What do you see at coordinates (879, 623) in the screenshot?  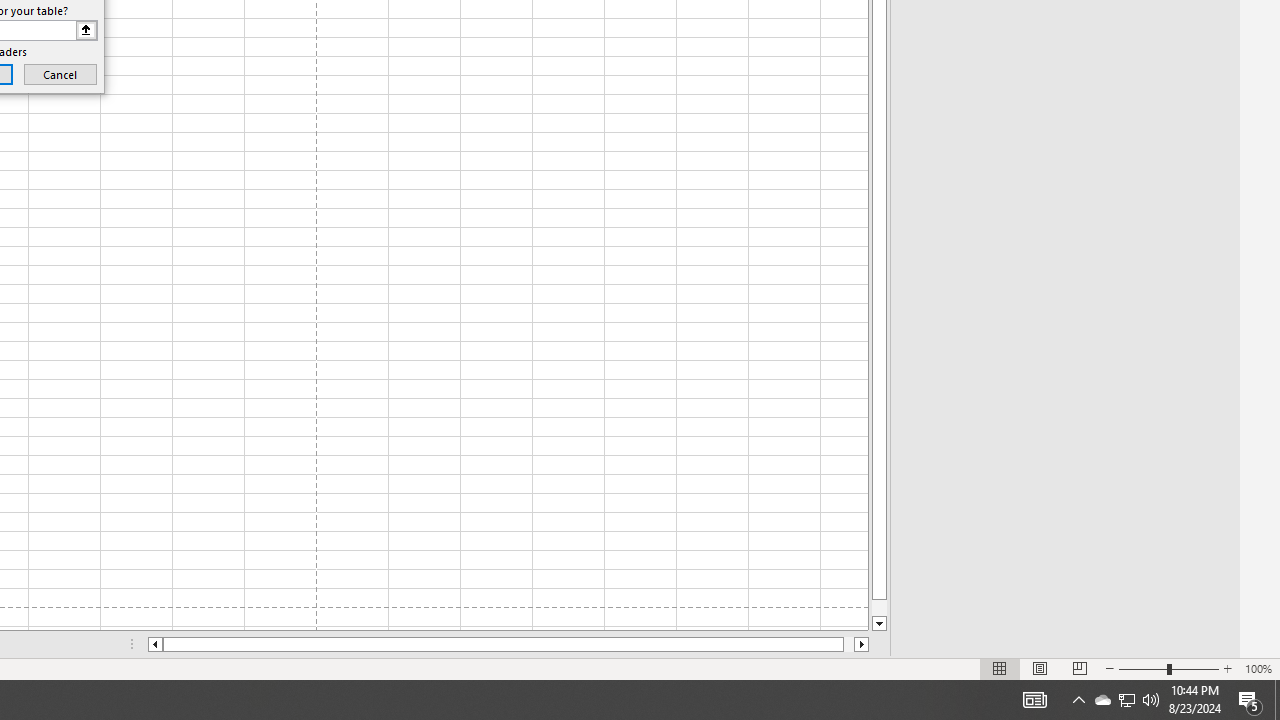 I see `'Line down'` at bounding box center [879, 623].